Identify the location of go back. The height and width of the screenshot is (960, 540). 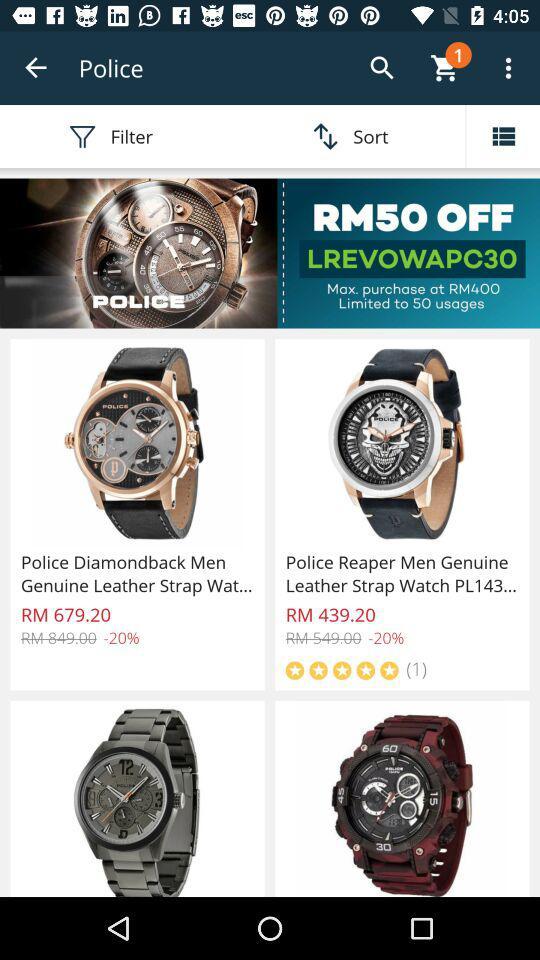
(36, 68).